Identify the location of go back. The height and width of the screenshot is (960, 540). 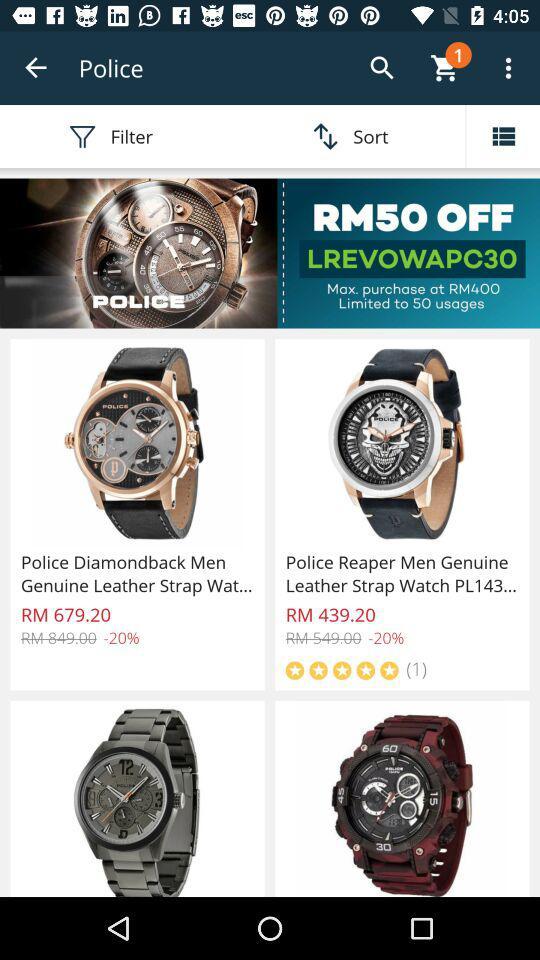
(36, 68).